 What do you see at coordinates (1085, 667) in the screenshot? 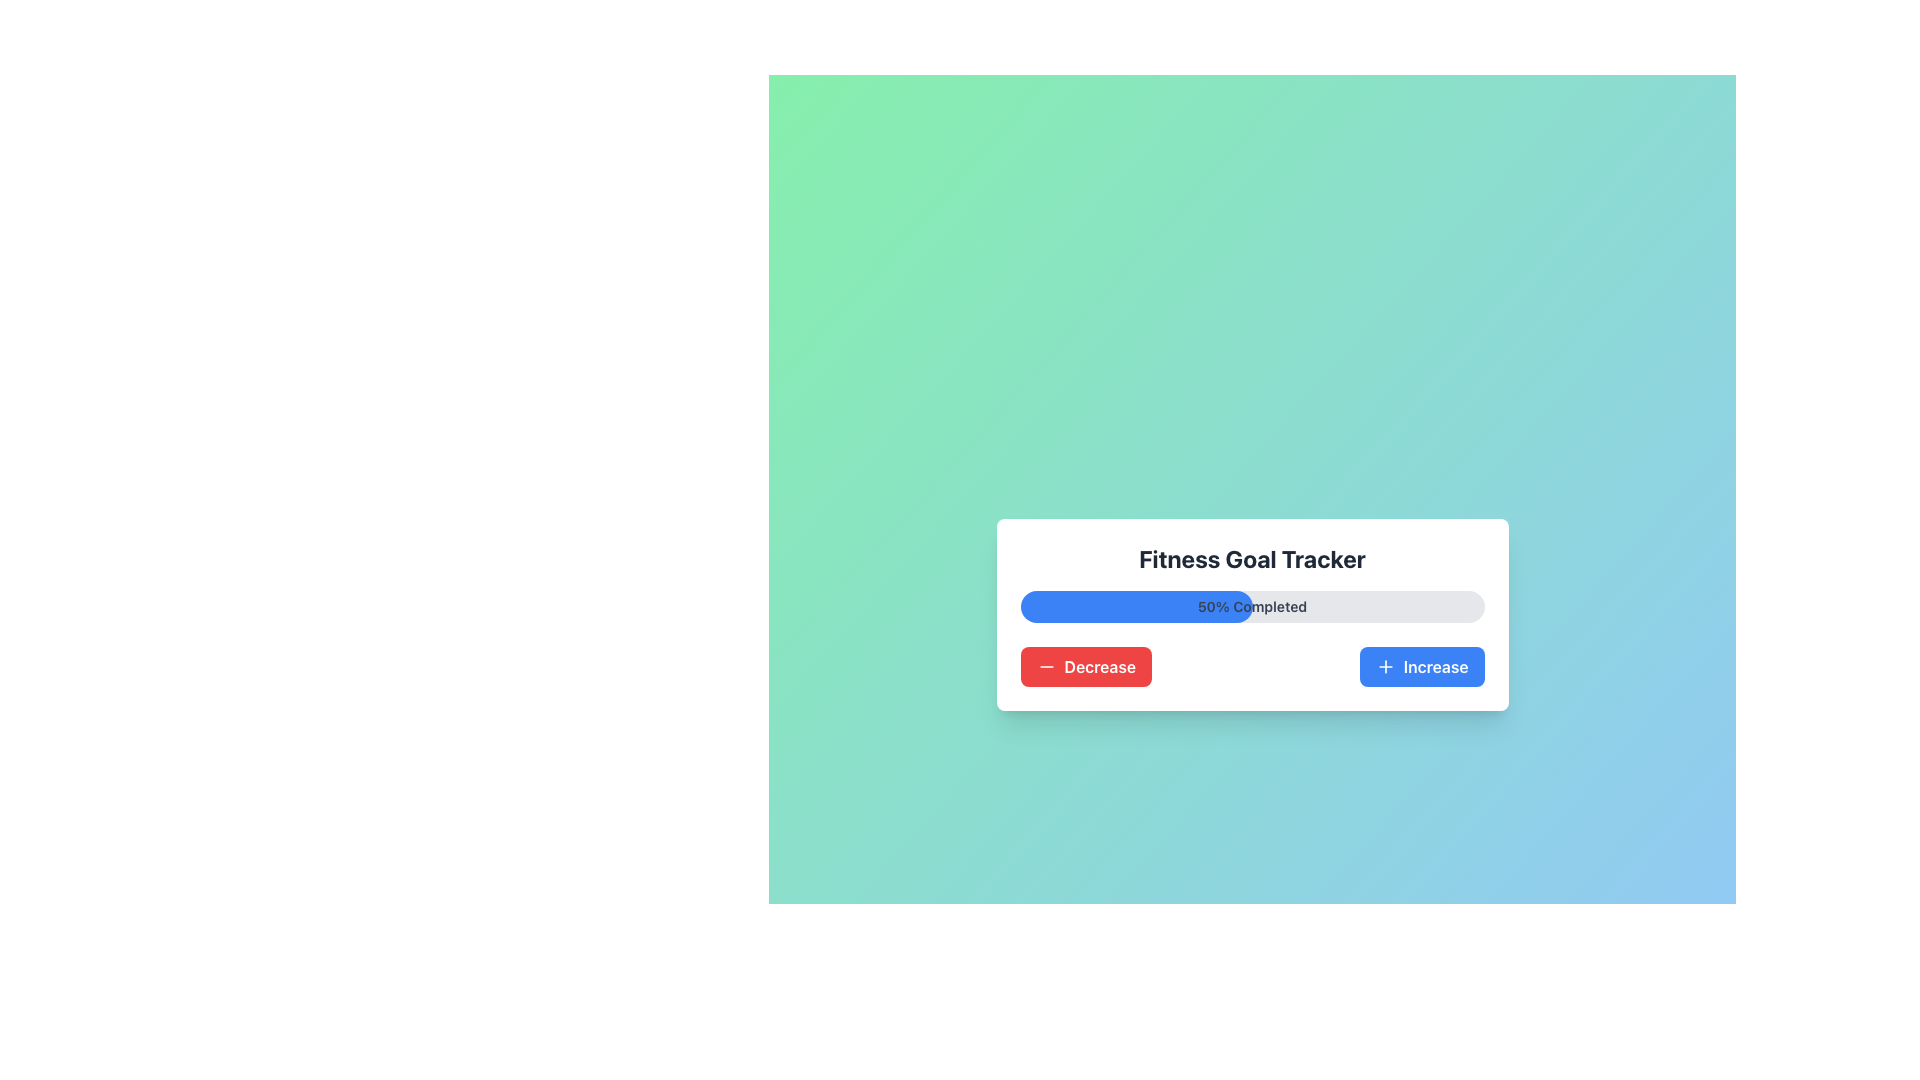
I see `the red rectangular button labeled 'Decrease' with a minus icon, positioned at the bottom-left of the Fitness Goal Tracker card` at bounding box center [1085, 667].